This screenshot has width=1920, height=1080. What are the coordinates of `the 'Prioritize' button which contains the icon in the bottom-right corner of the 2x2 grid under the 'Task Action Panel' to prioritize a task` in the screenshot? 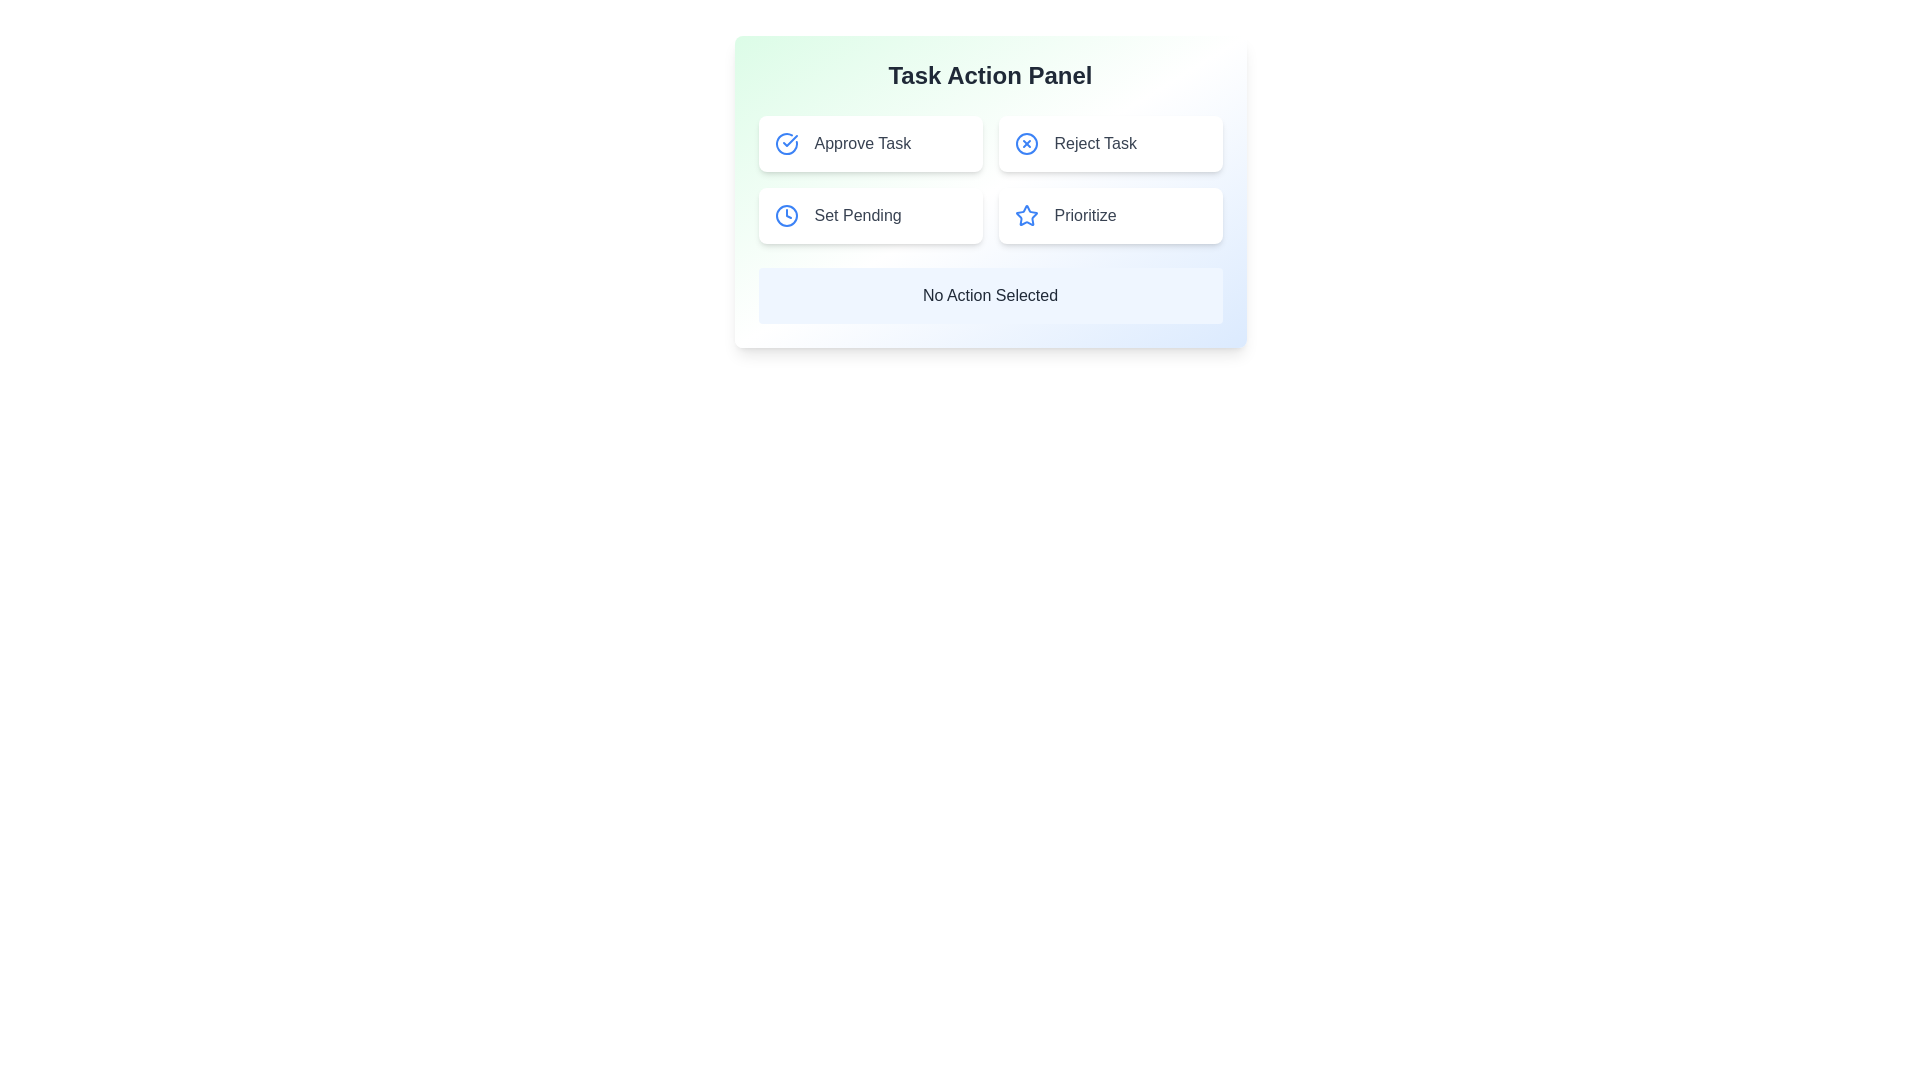 It's located at (1026, 215).